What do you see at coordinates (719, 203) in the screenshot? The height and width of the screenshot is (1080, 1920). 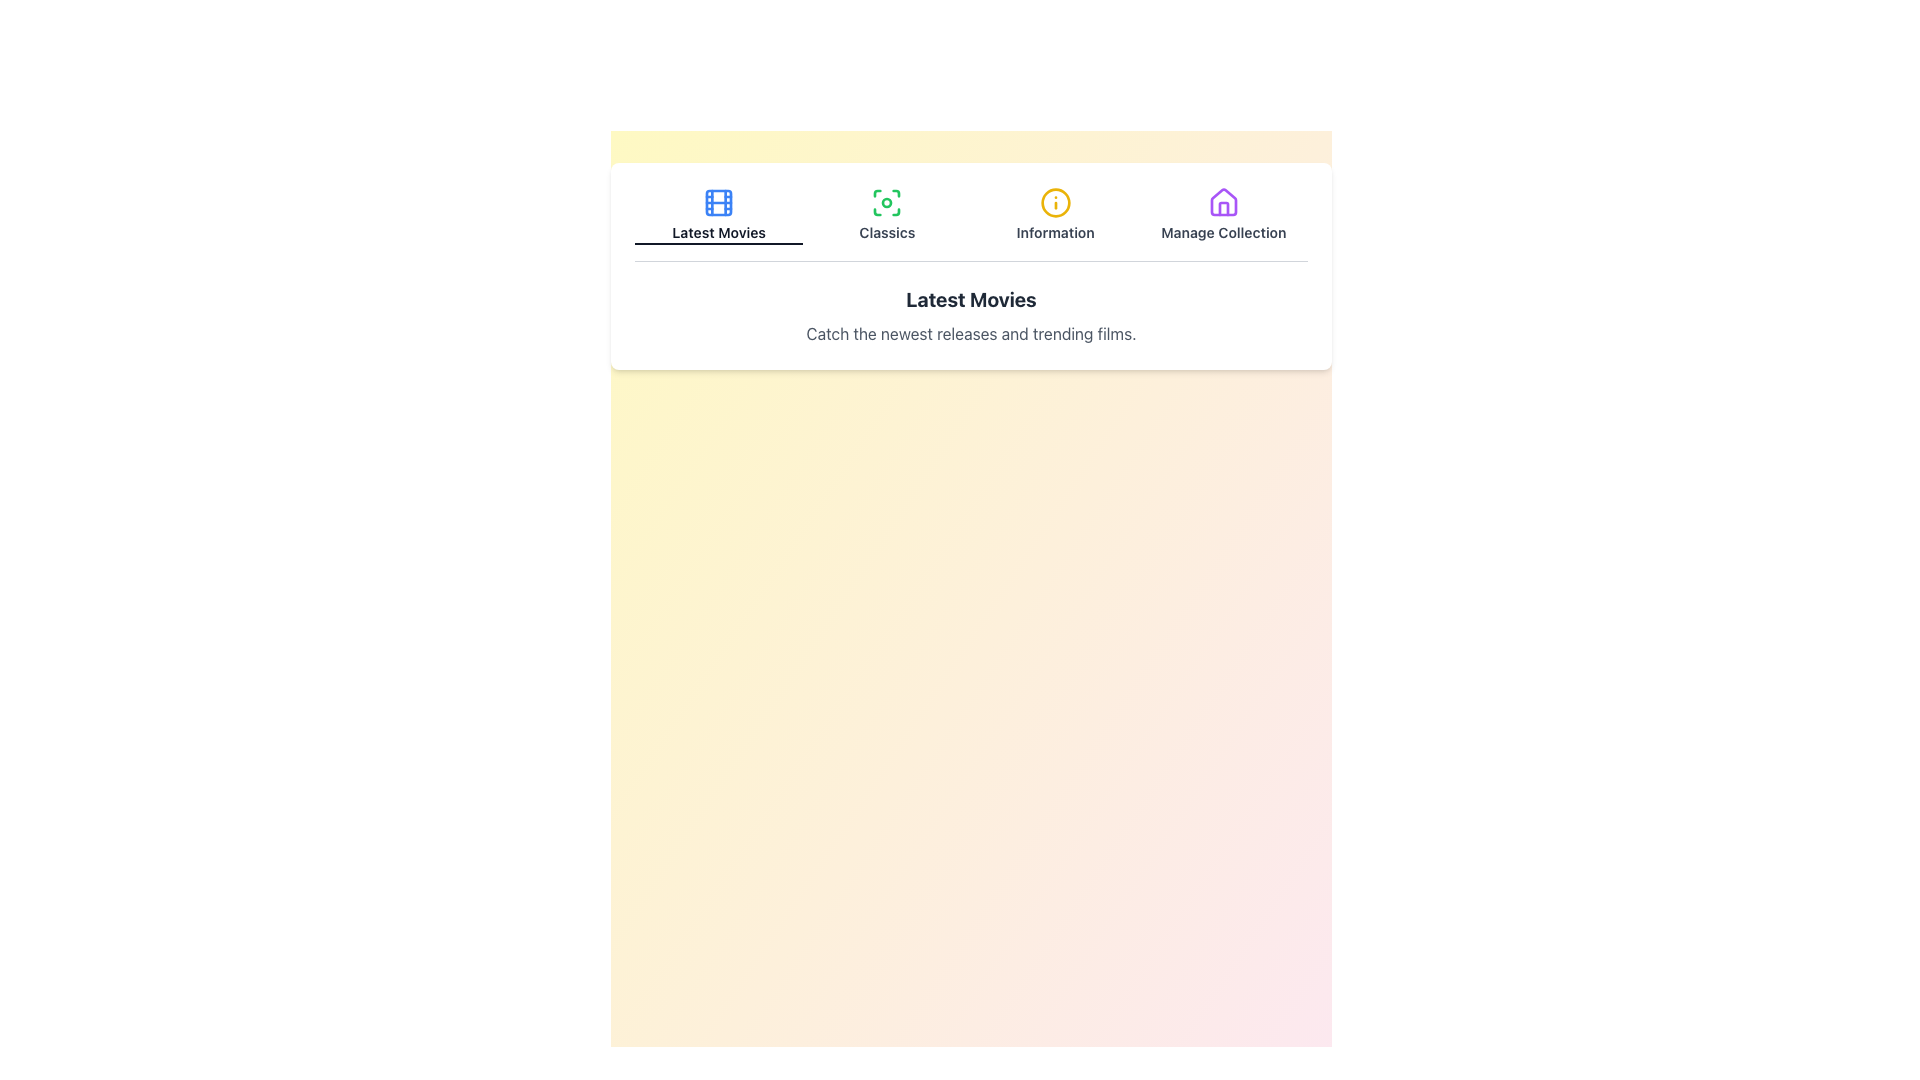 I see `the 'Latest Movies' icon` at bounding box center [719, 203].